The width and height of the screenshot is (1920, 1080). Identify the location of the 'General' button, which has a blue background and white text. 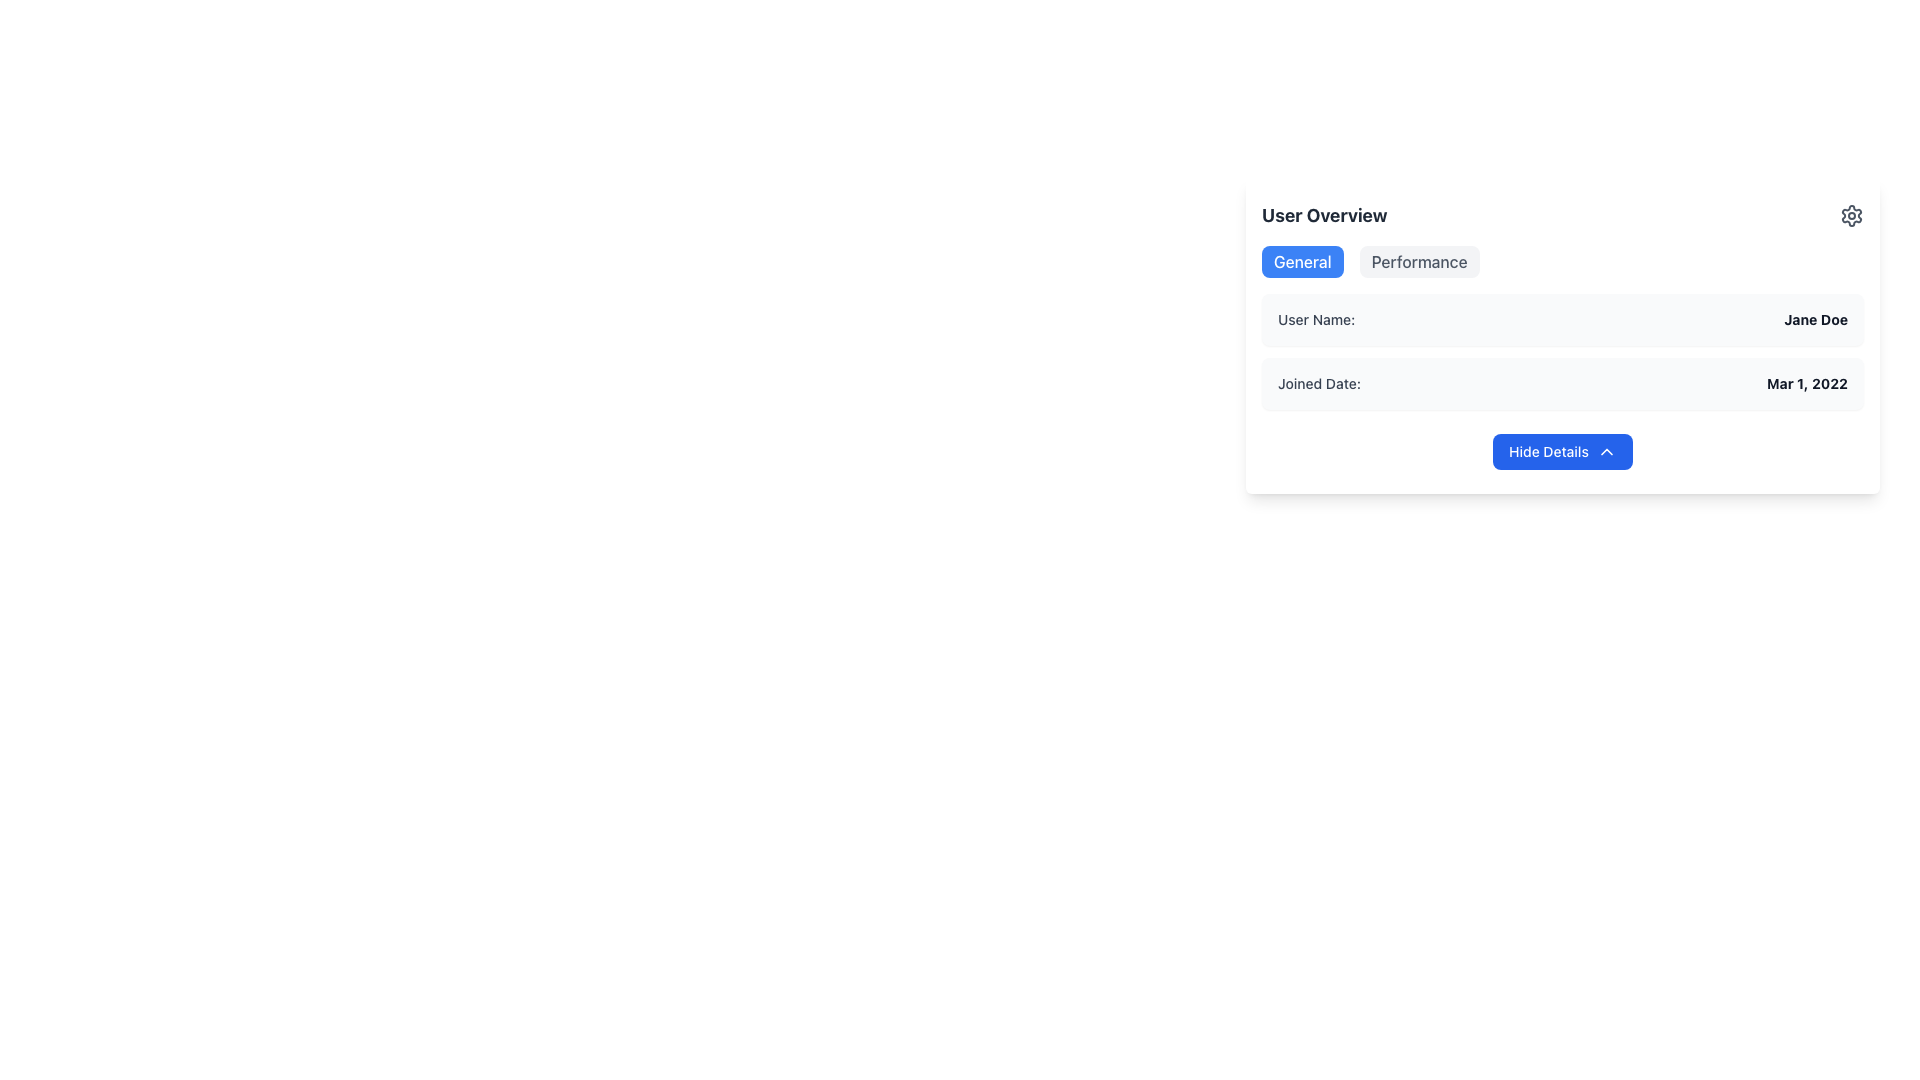
(1302, 261).